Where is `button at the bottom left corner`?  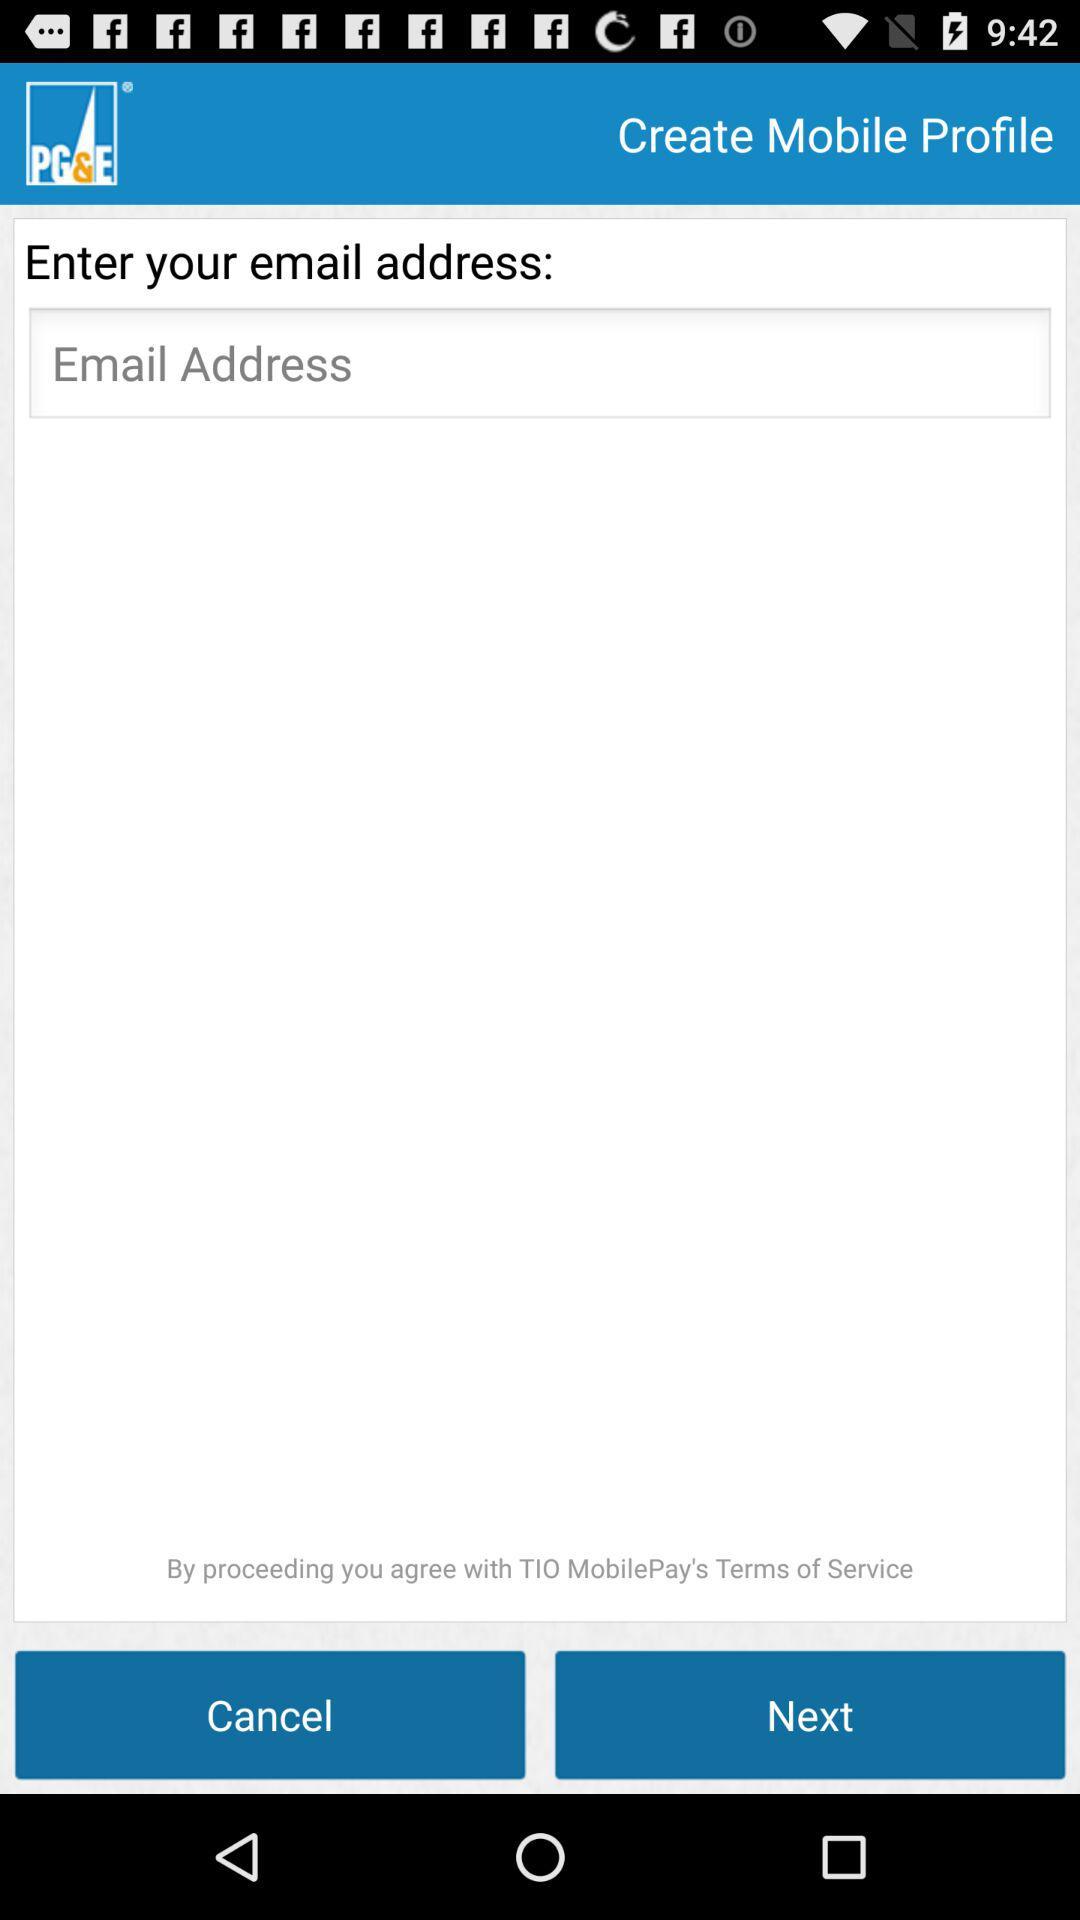 button at the bottom left corner is located at coordinates (270, 1713).